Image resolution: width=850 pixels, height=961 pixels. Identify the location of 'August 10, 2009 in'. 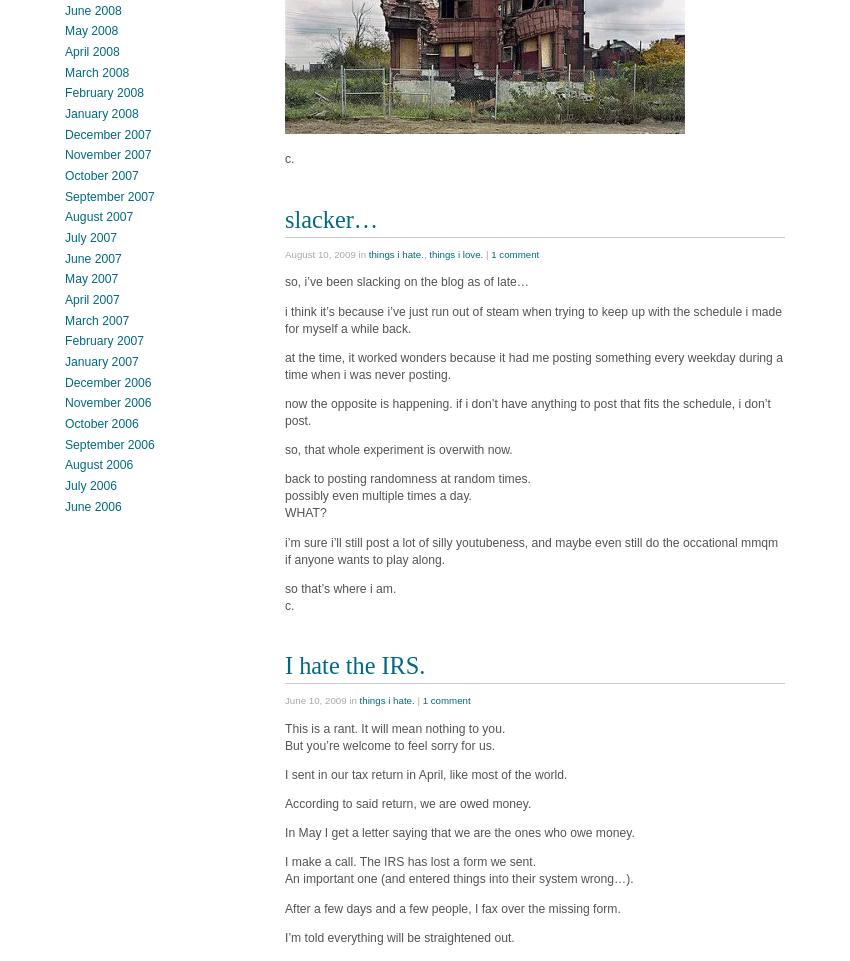
(326, 252).